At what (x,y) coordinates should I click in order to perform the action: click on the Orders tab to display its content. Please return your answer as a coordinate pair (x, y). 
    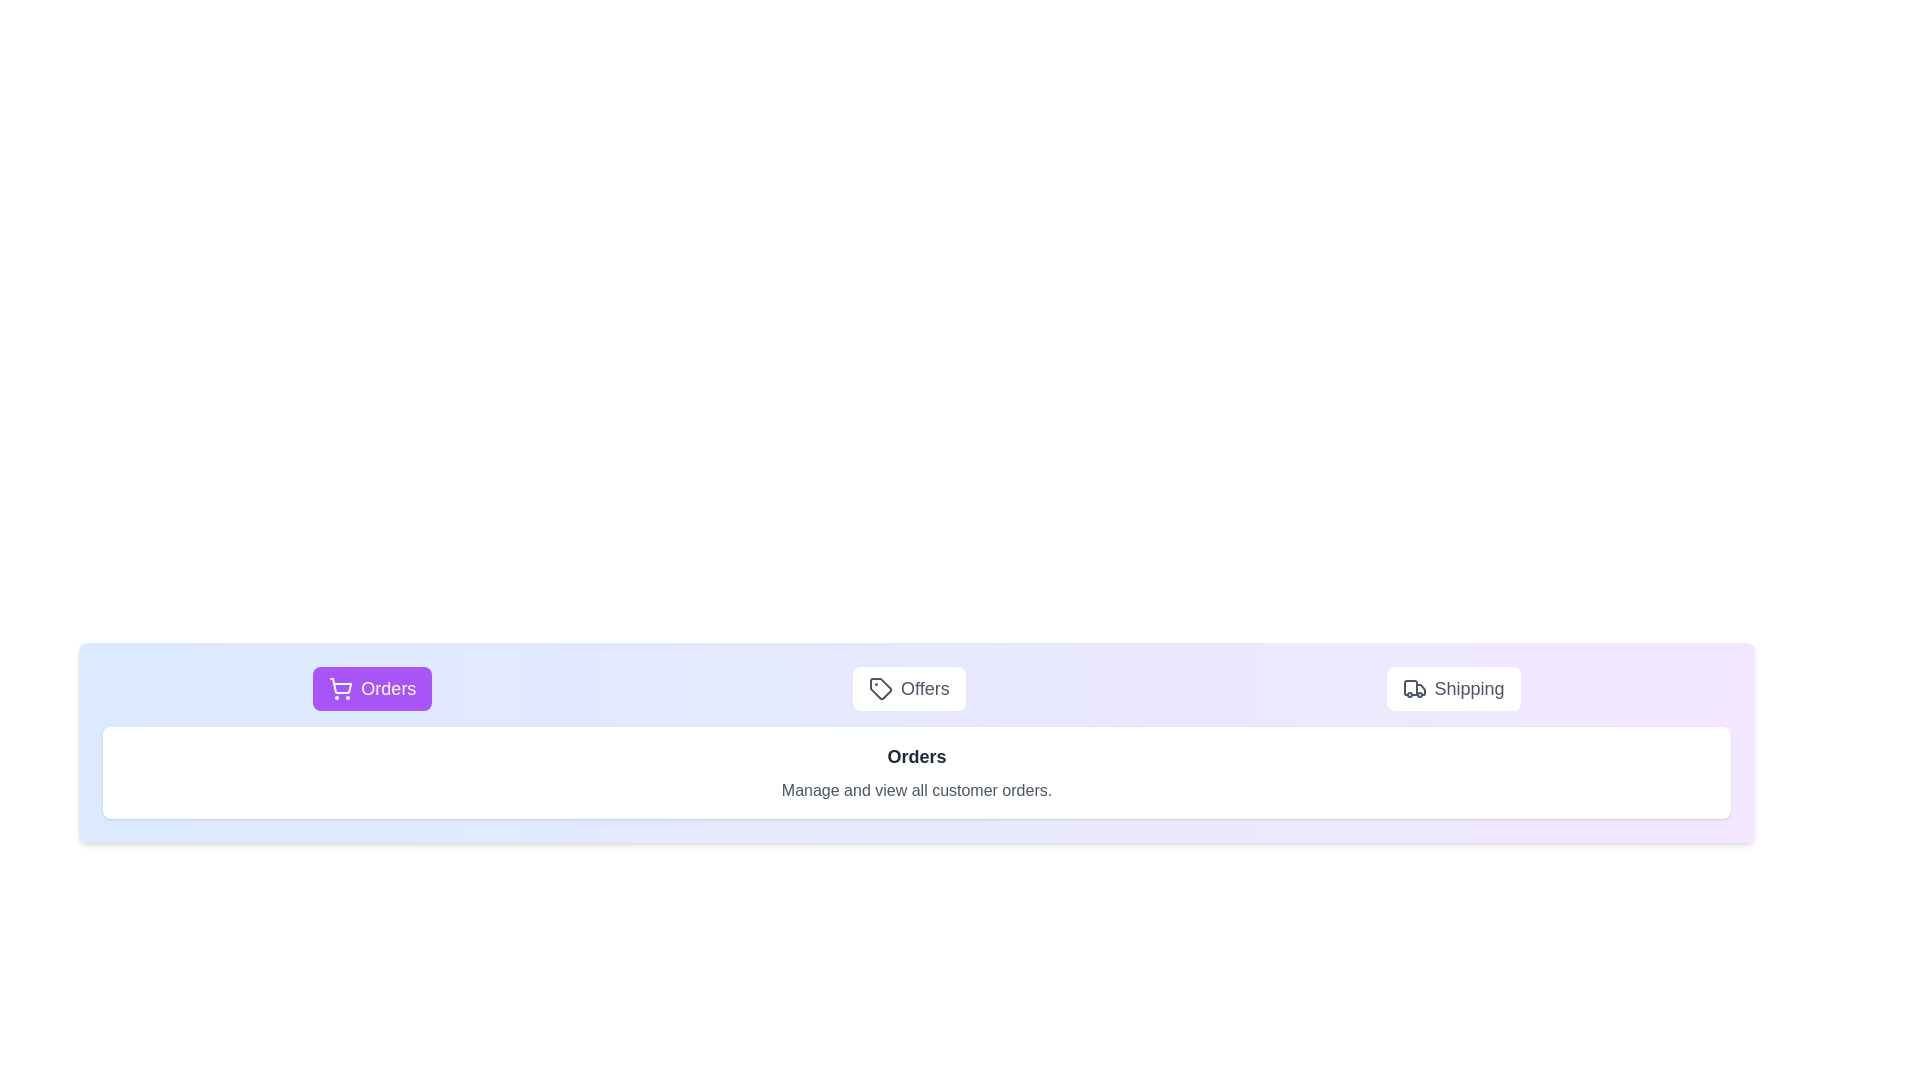
    Looking at the image, I should click on (372, 688).